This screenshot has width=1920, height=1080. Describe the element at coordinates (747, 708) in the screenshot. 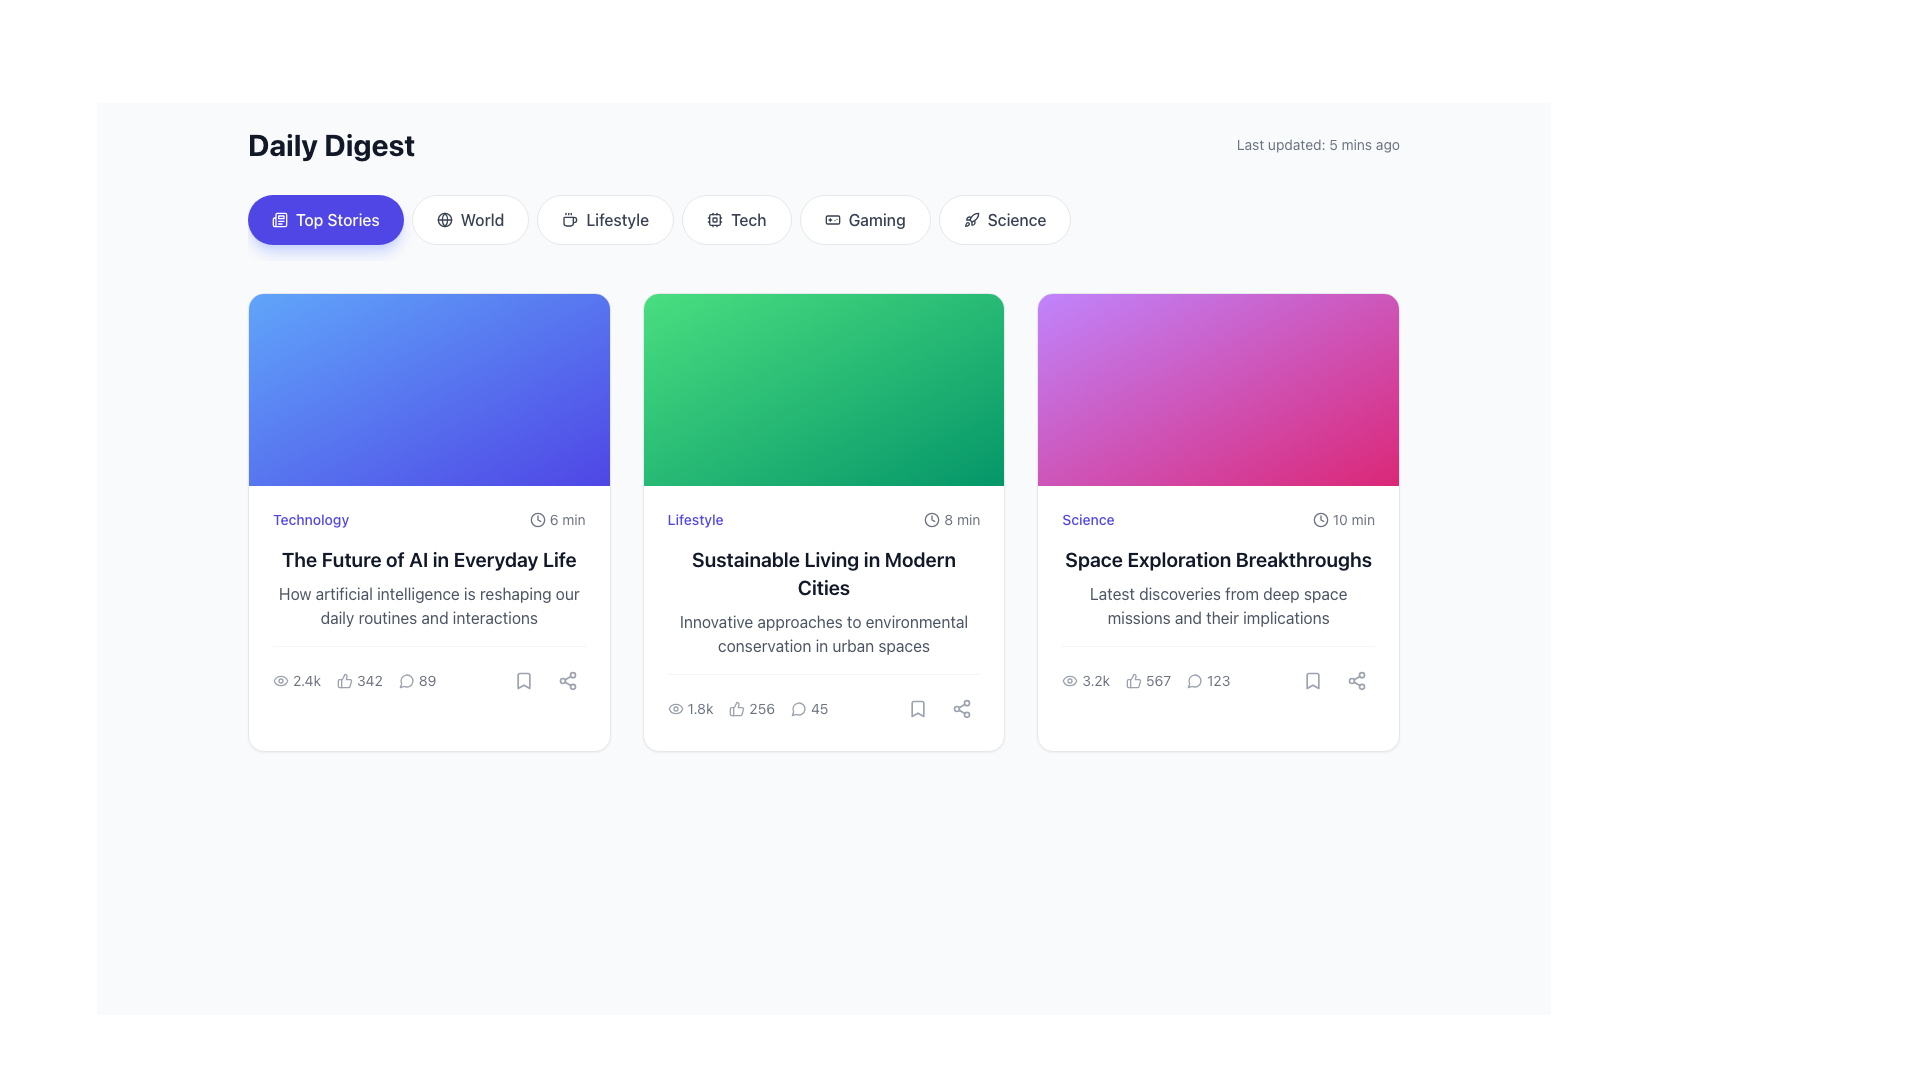

I see `the Statistic Display element that shows the count of likes (256) for the associated card content, located in the middle card of a horizontally aligned row of cards, specifically the second statistic from the right in the feedback section at the bottom of this card` at that location.